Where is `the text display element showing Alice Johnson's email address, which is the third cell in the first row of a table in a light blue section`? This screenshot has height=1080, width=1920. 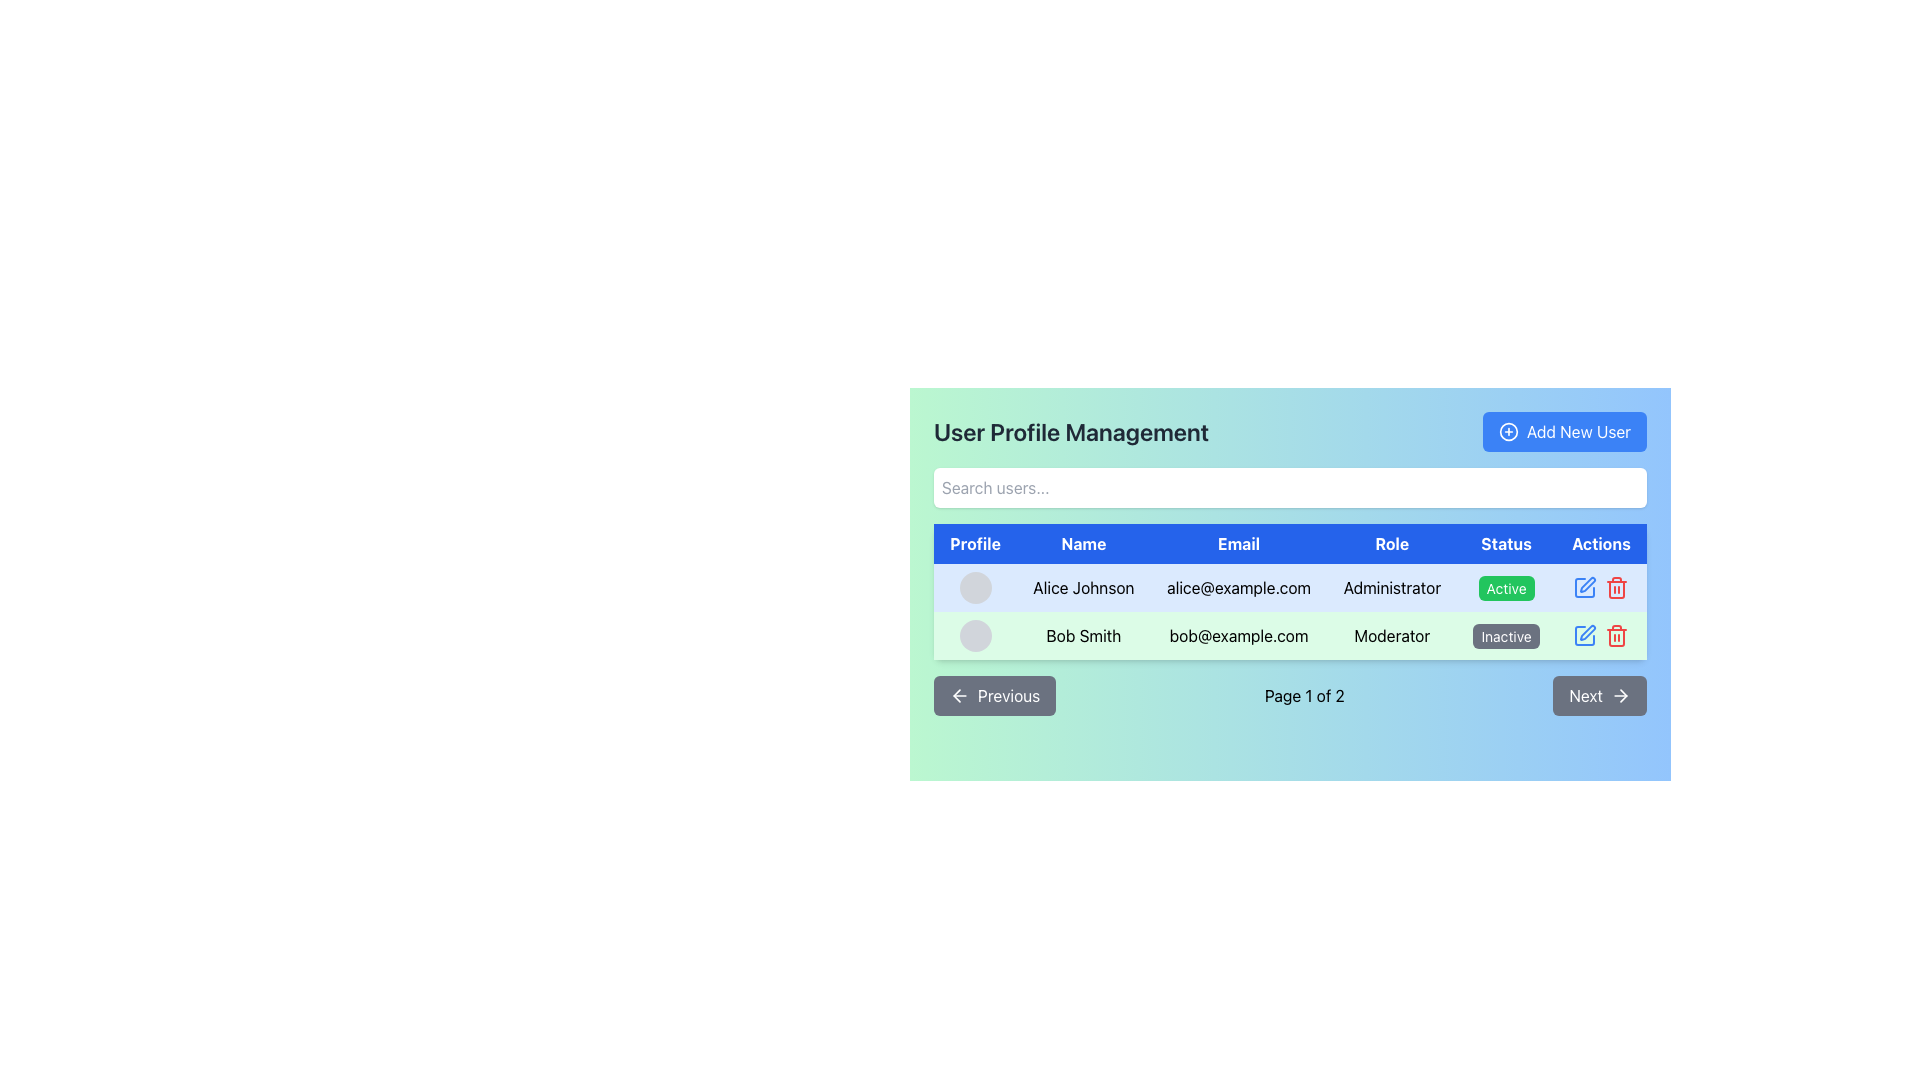 the text display element showing Alice Johnson's email address, which is the third cell in the first row of a table in a light blue section is located at coordinates (1237, 586).